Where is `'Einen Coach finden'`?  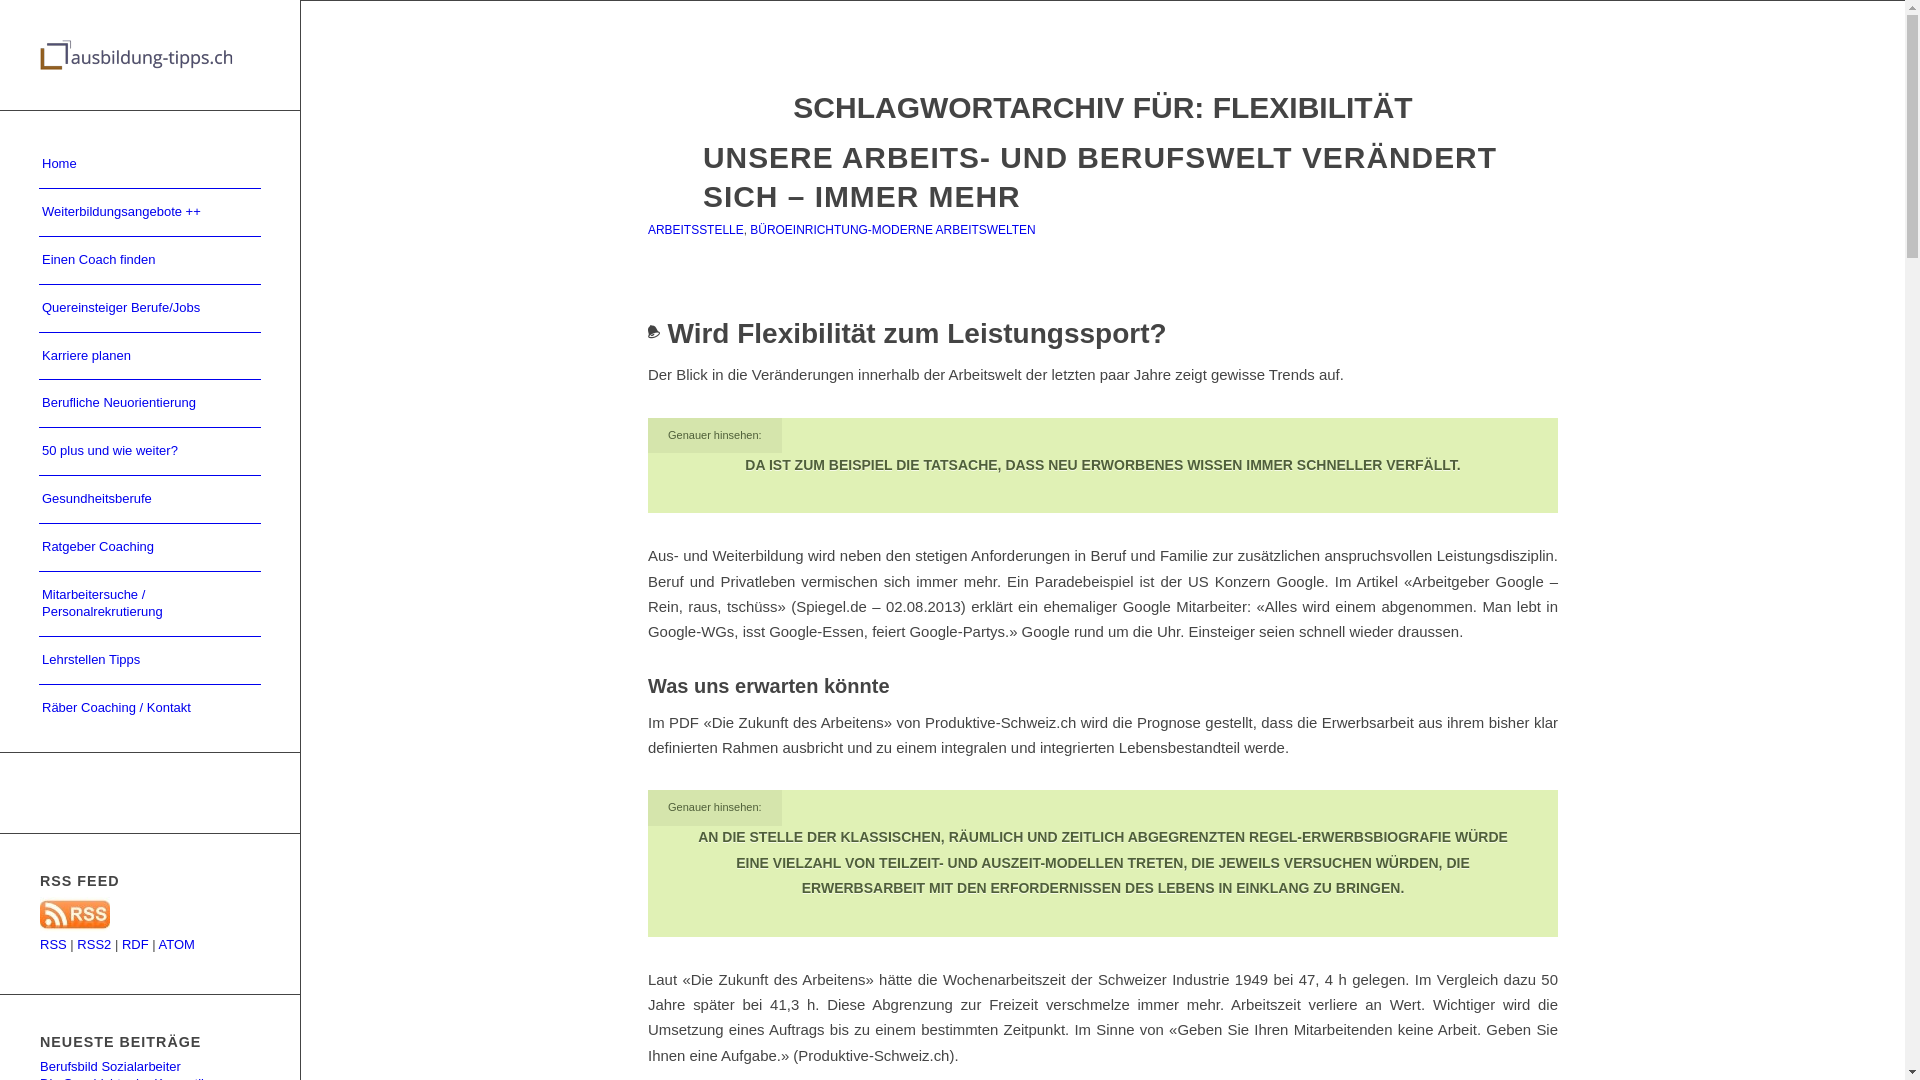 'Einen Coach finden' is located at coordinates (148, 260).